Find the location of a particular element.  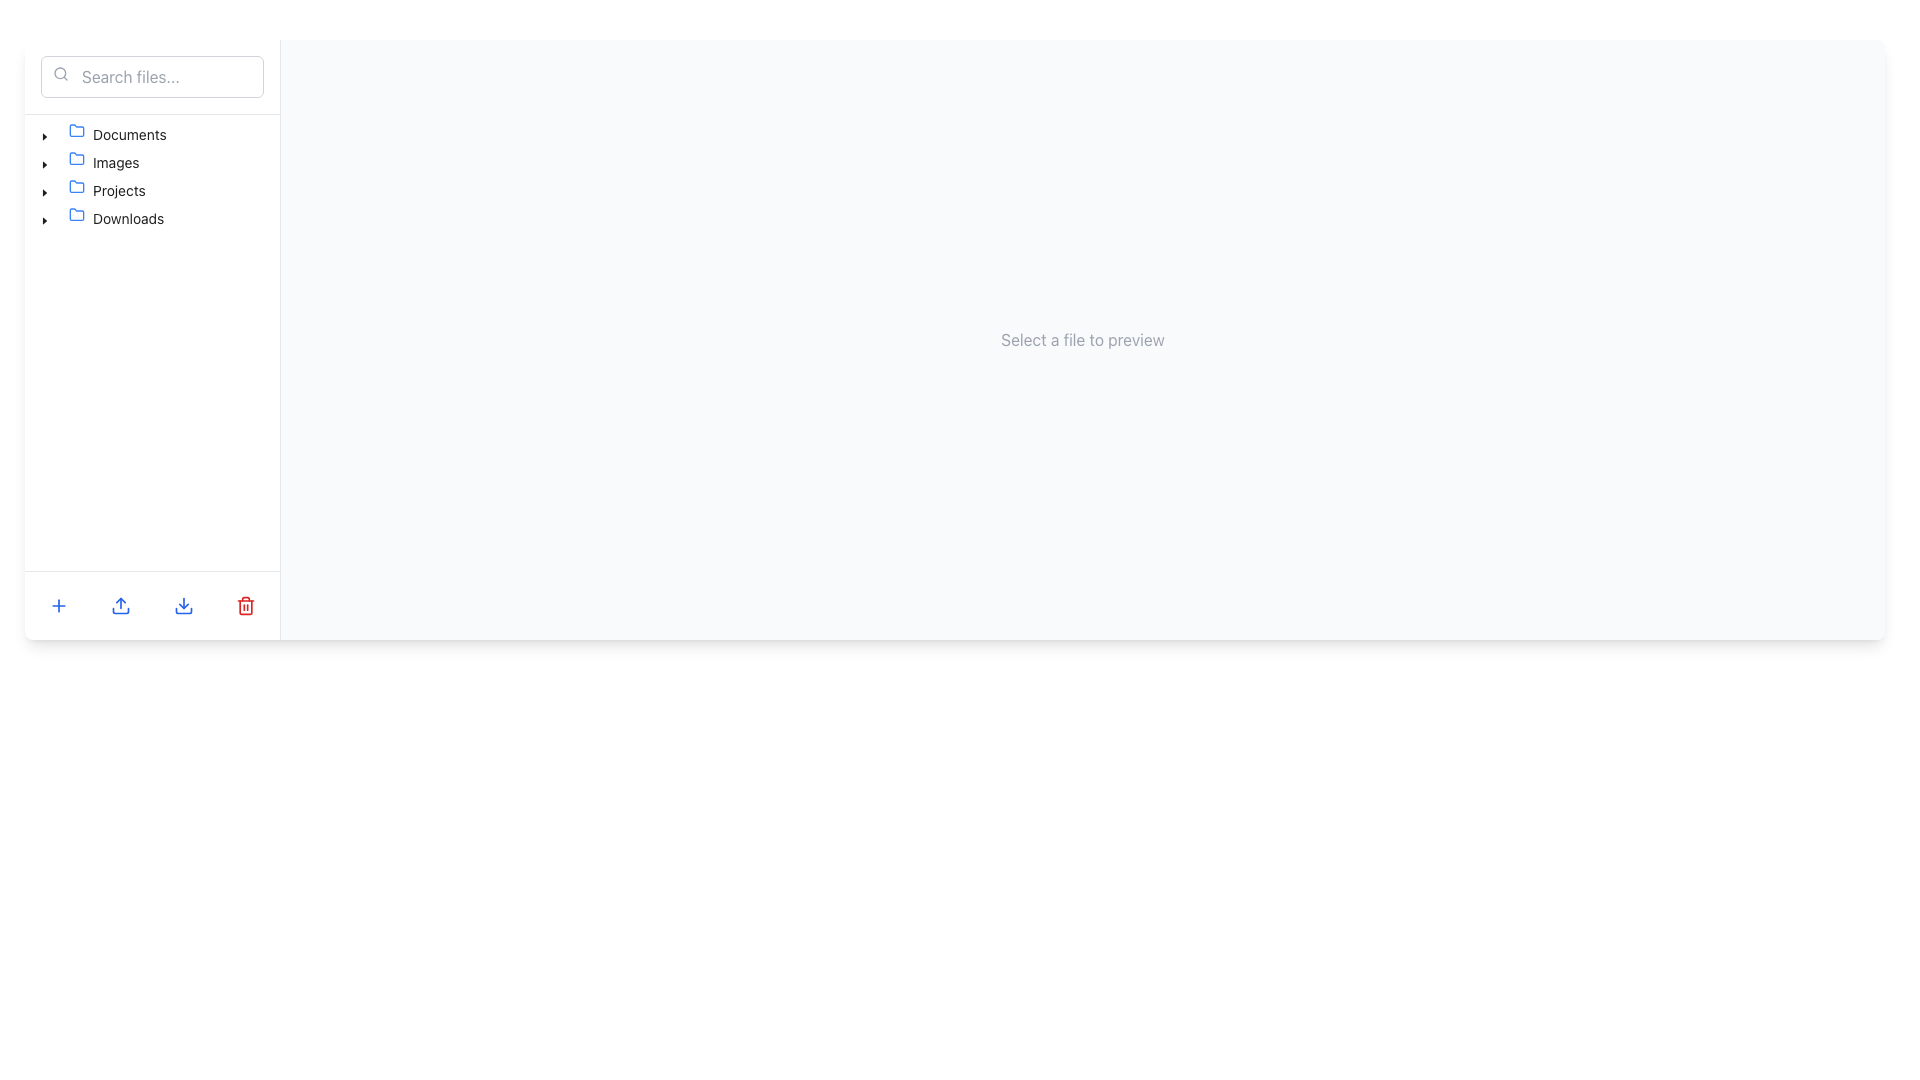

the 'Projects' folder, which is the third item is located at coordinates (92, 191).